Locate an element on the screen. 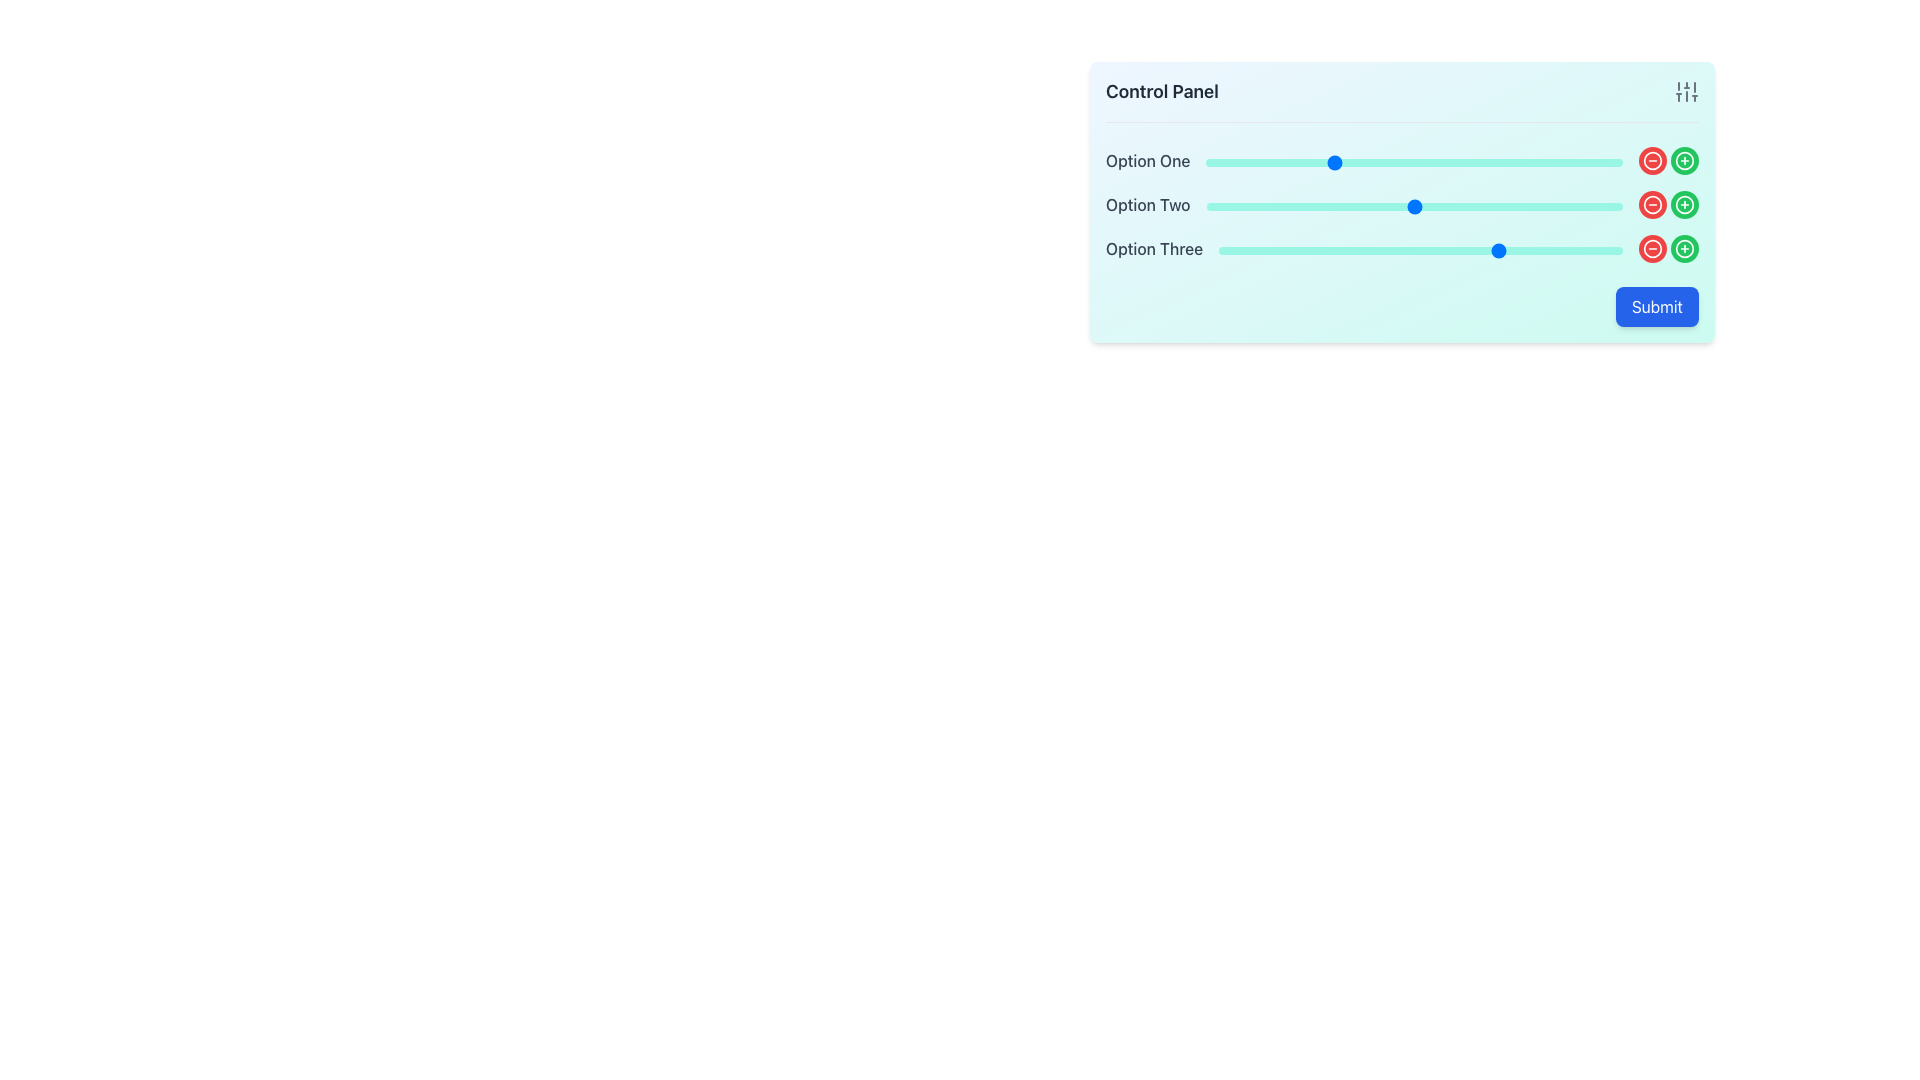 The image size is (1920, 1080). the slider value is located at coordinates (1246, 249).